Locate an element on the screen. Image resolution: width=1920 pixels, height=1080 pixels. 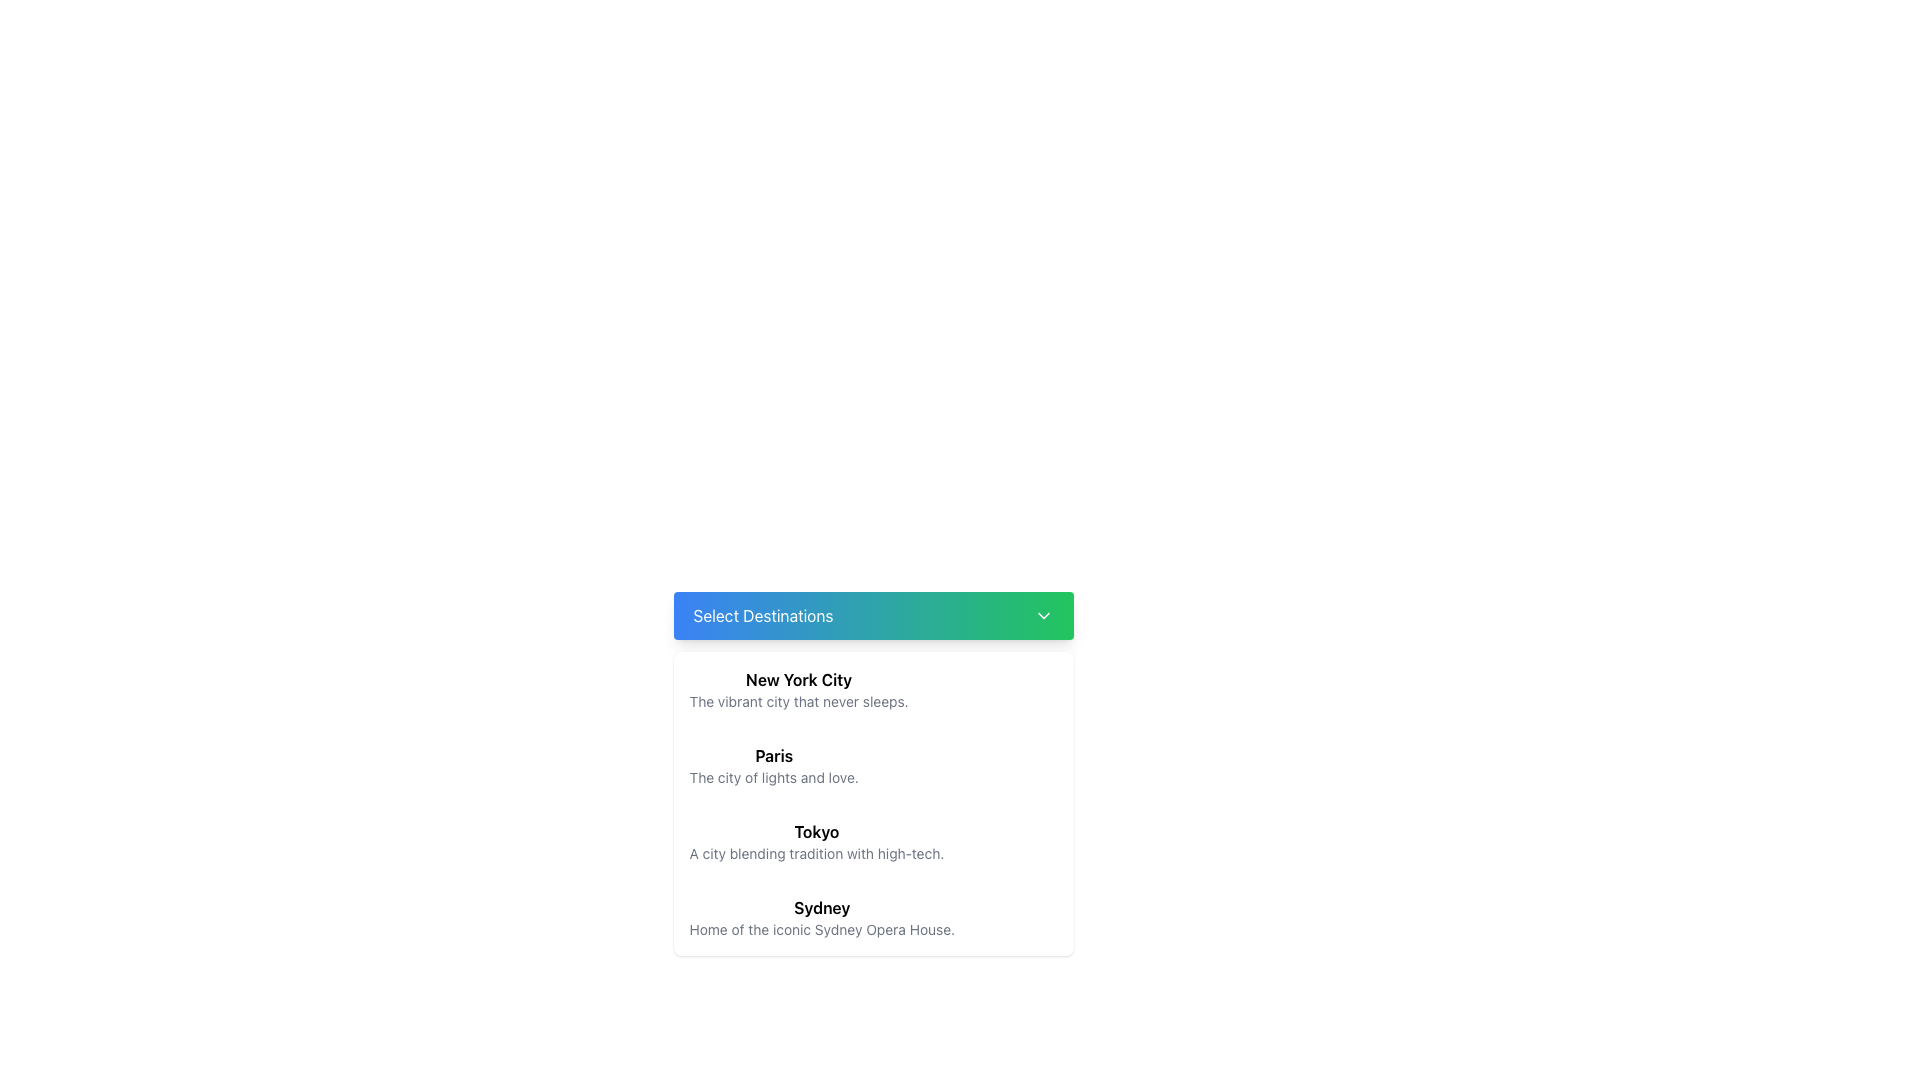
the Text Block that displays an option in a list of destinations, specifically the third item below 'Paris' and above 'Sydney' is located at coordinates (816, 841).